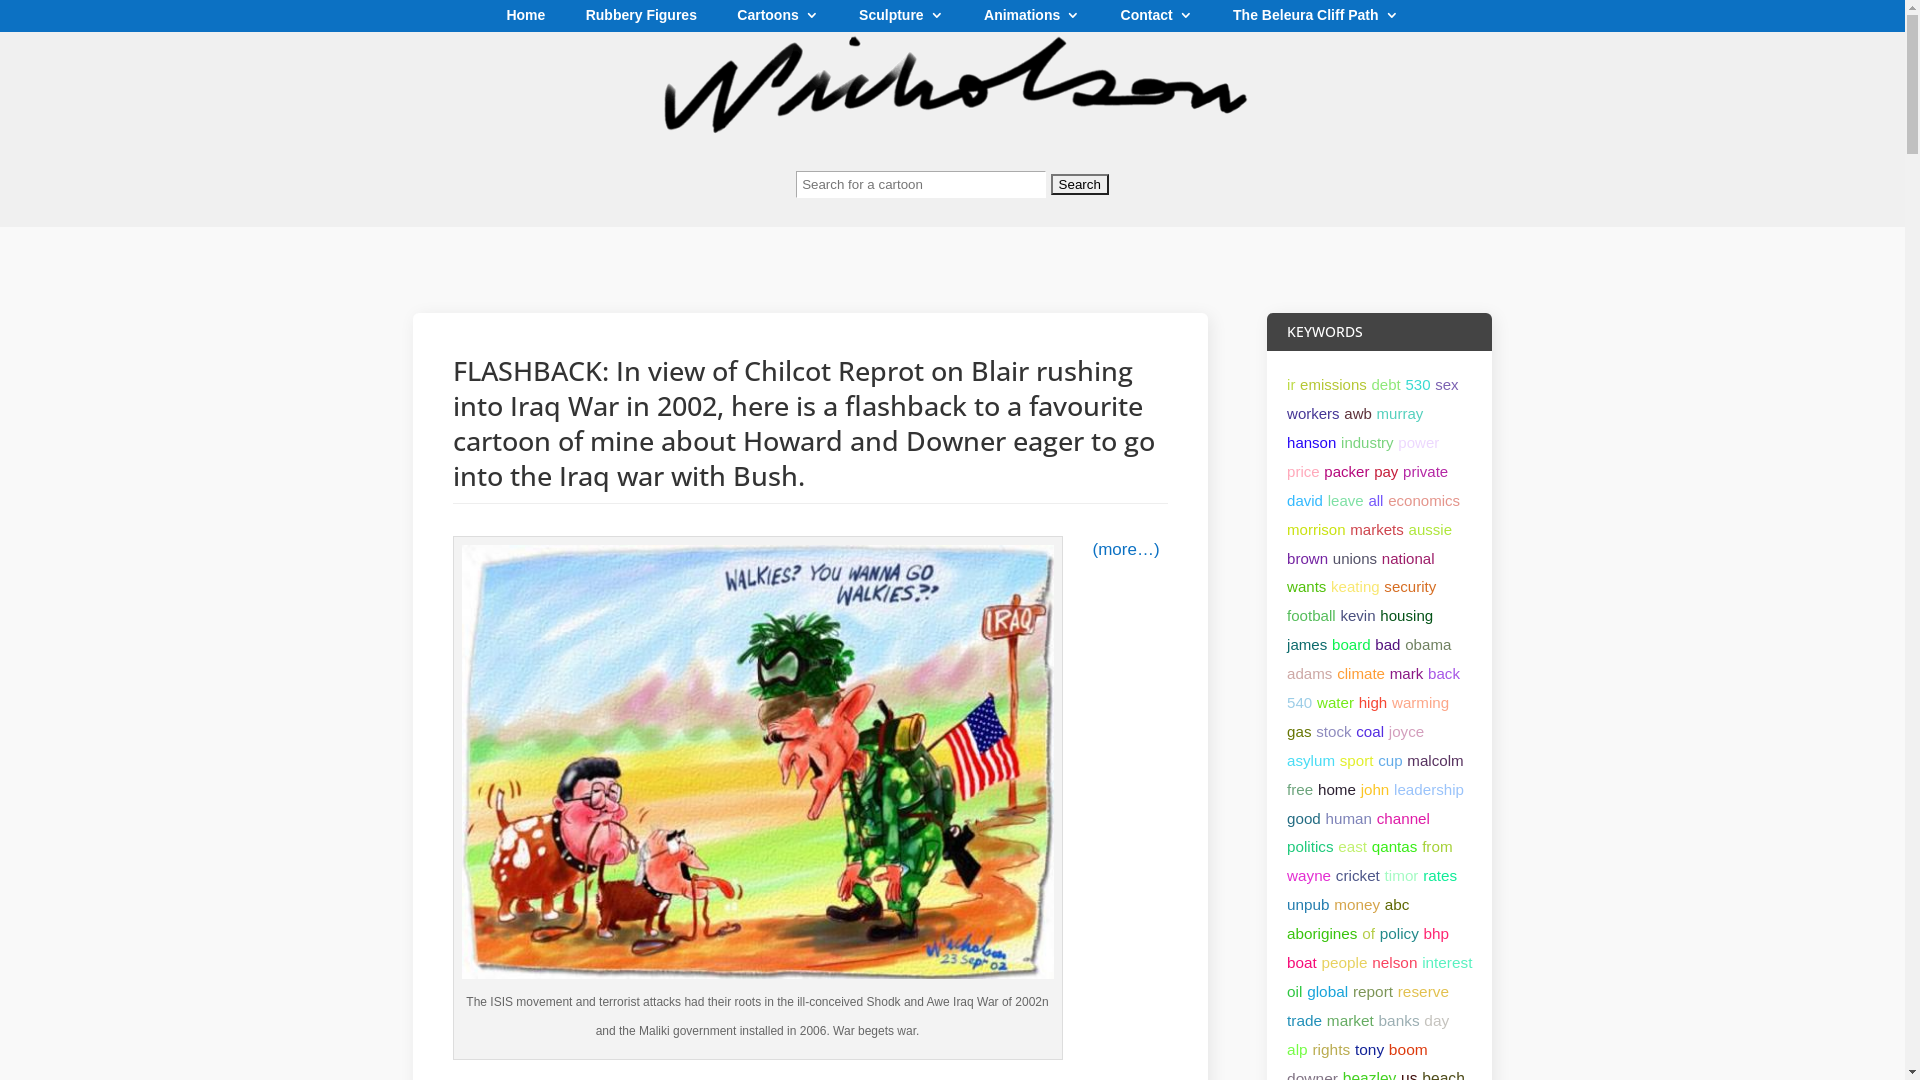 The width and height of the screenshot is (1920, 1080). Describe the element at coordinates (1337, 788) in the screenshot. I see `'home'` at that location.